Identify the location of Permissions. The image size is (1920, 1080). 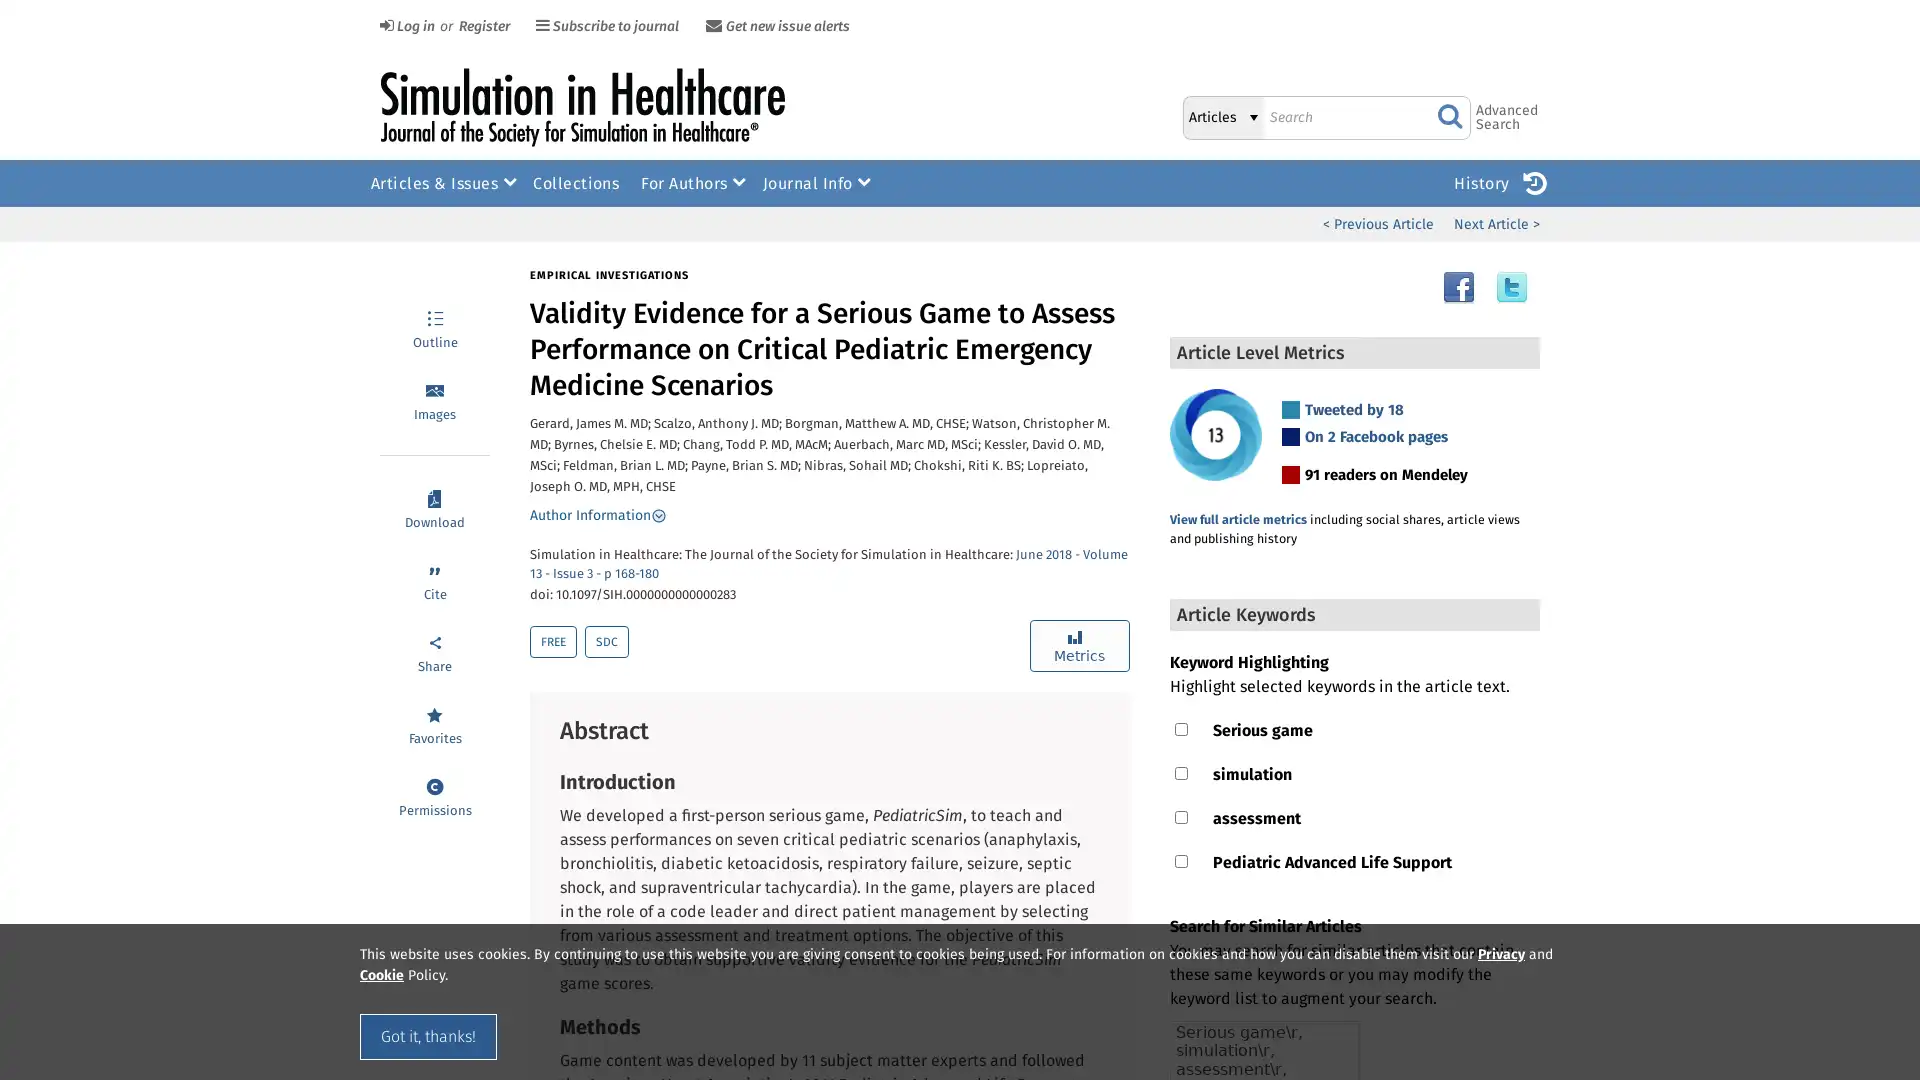
(434, 794).